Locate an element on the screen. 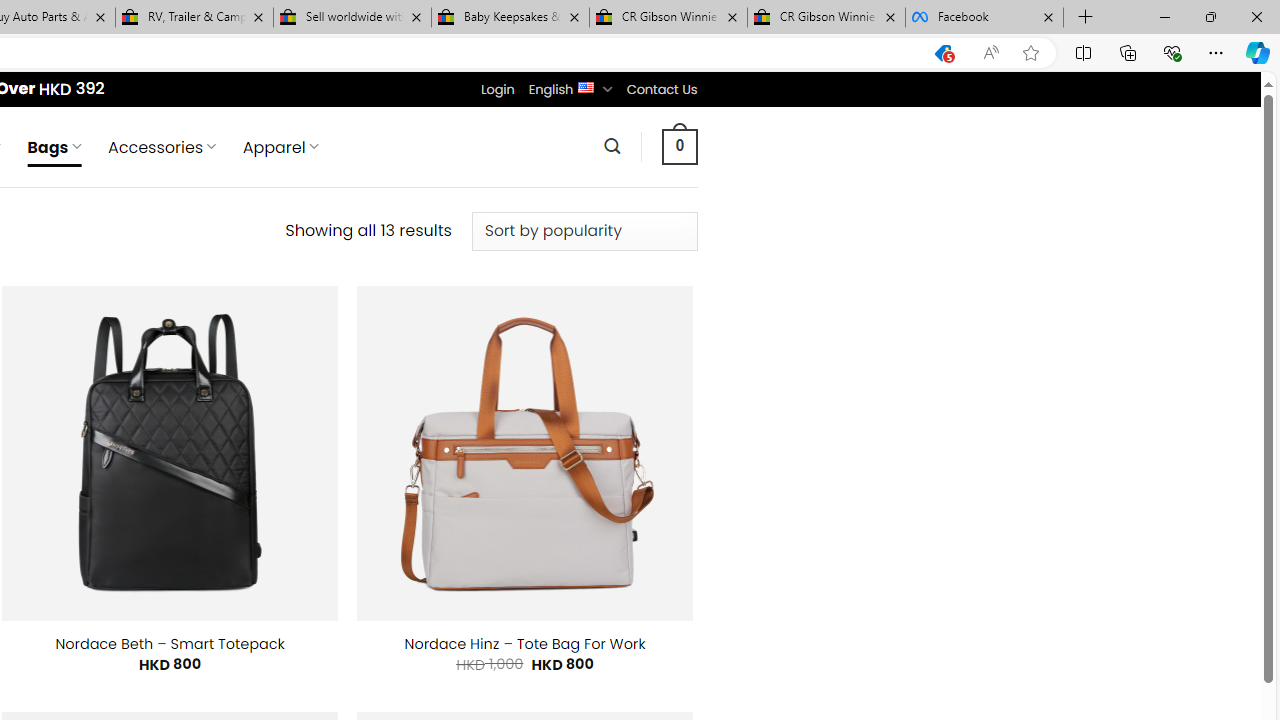 This screenshot has height=720, width=1280. 'Baby Keepsakes & Announcements for sale | eBay' is located at coordinates (510, 17).